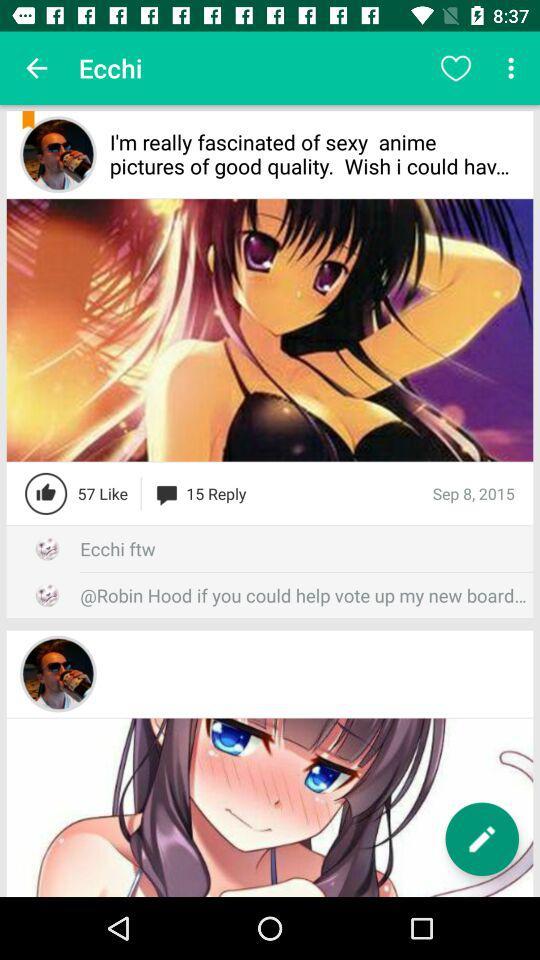 This screenshot has height=960, width=540. What do you see at coordinates (36, 68) in the screenshot?
I see `the item next to the ecchi  app` at bounding box center [36, 68].